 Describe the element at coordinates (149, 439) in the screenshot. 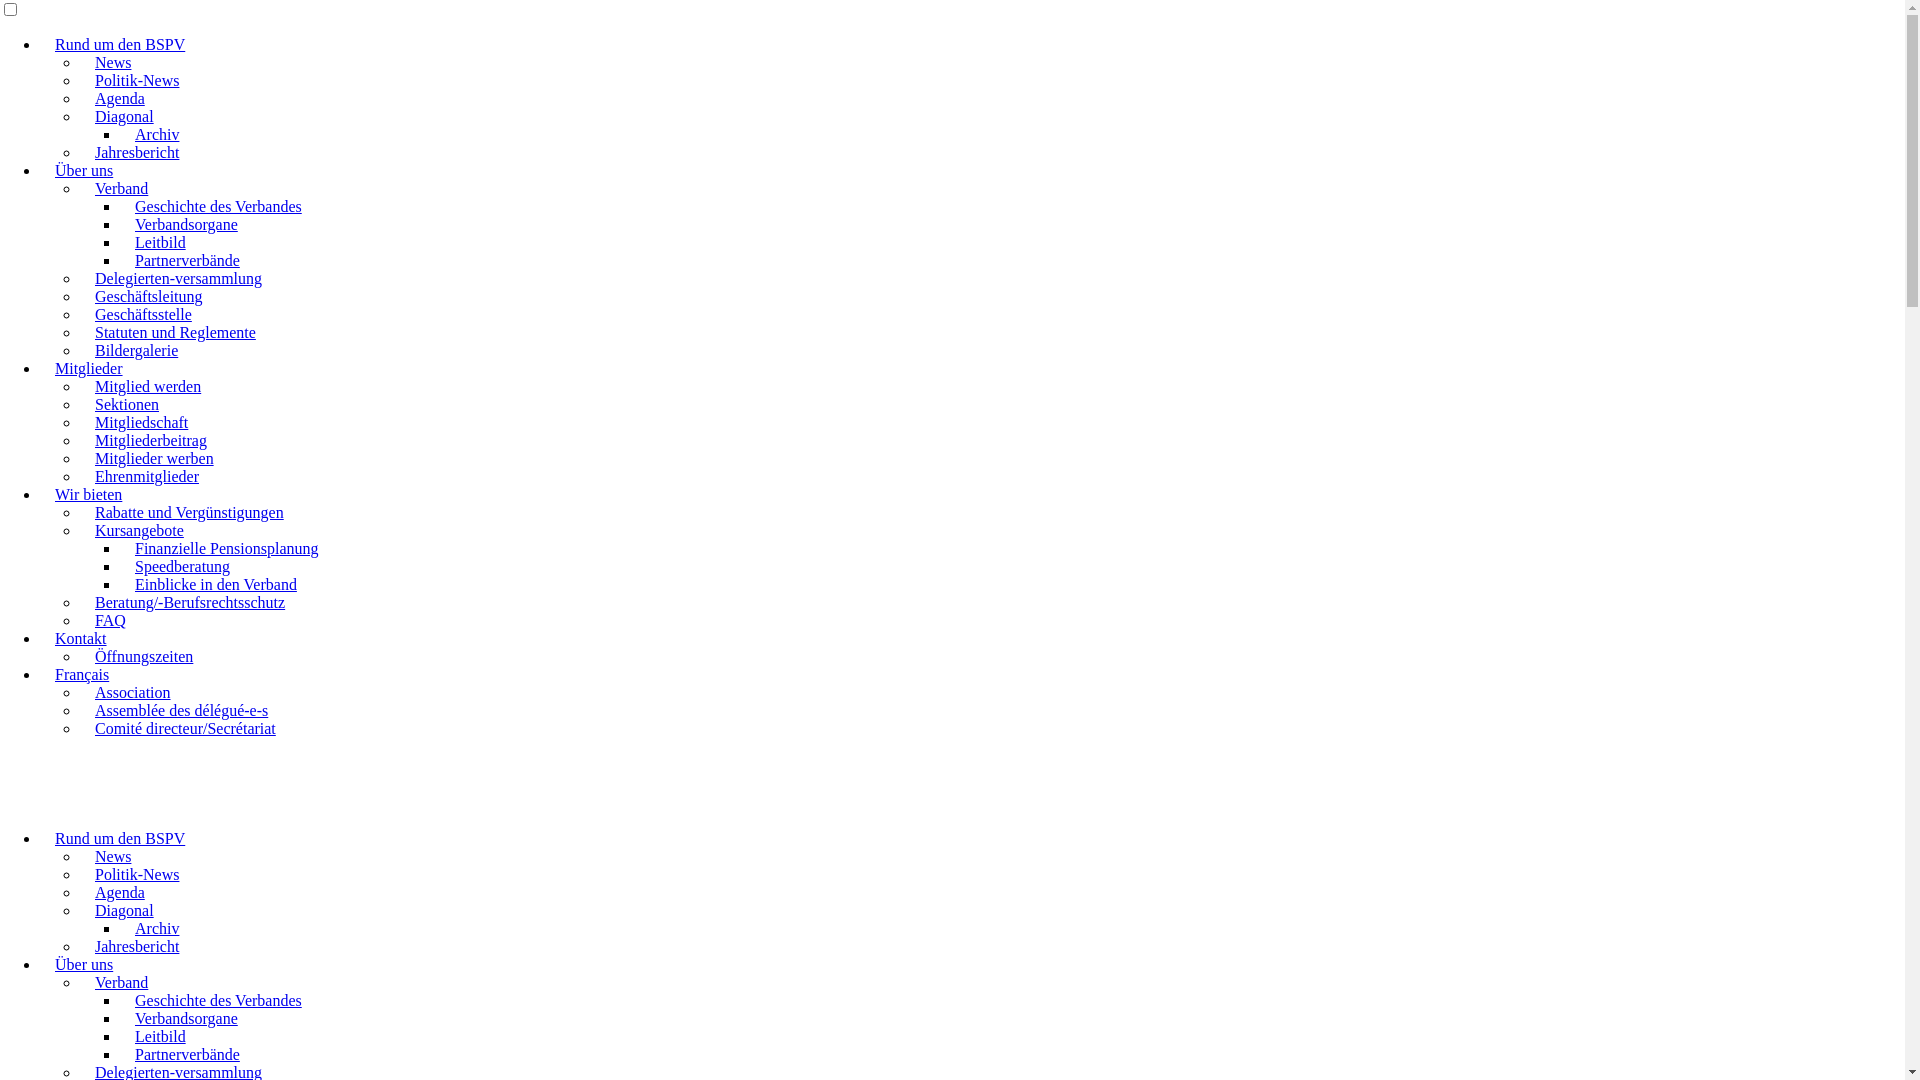

I see `'Mitgliederbeitrag'` at that location.